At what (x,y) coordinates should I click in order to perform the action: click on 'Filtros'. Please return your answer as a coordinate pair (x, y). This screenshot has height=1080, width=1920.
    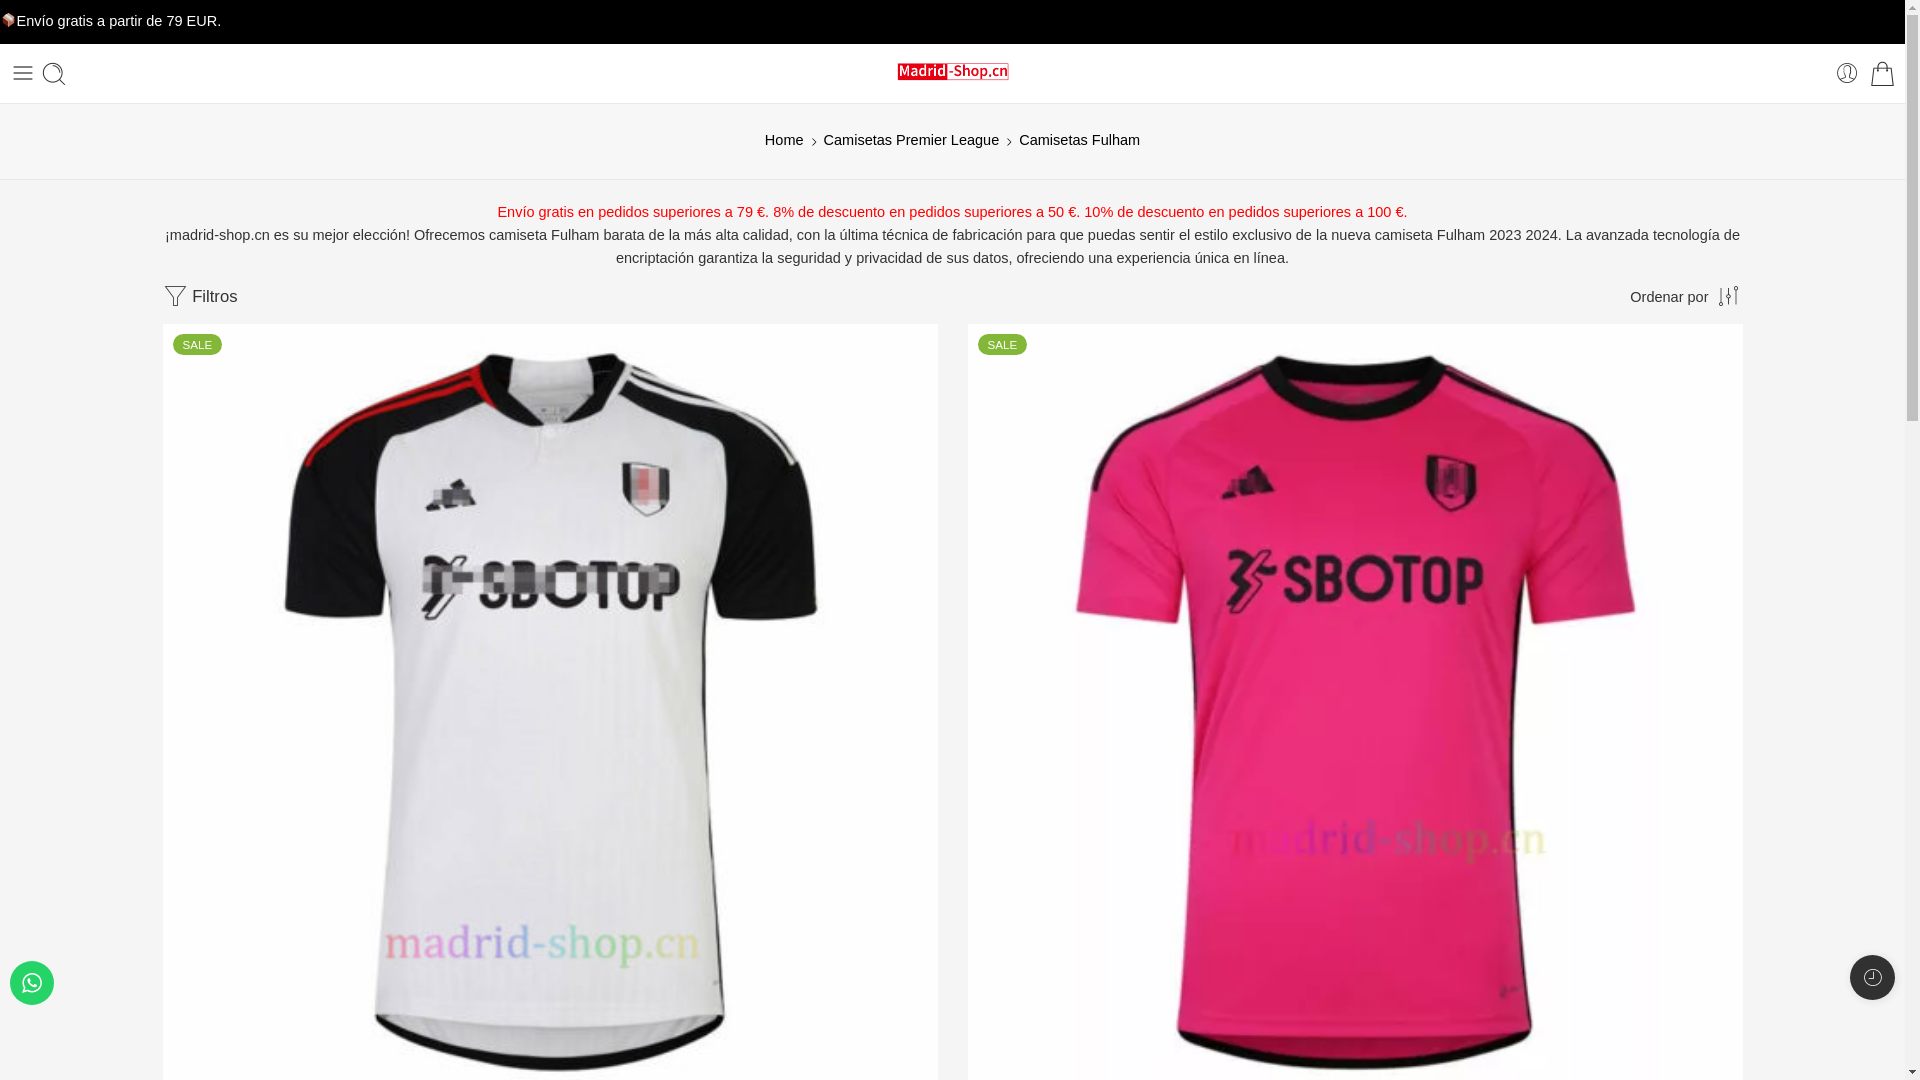
    Looking at the image, I should click on (199, 297).